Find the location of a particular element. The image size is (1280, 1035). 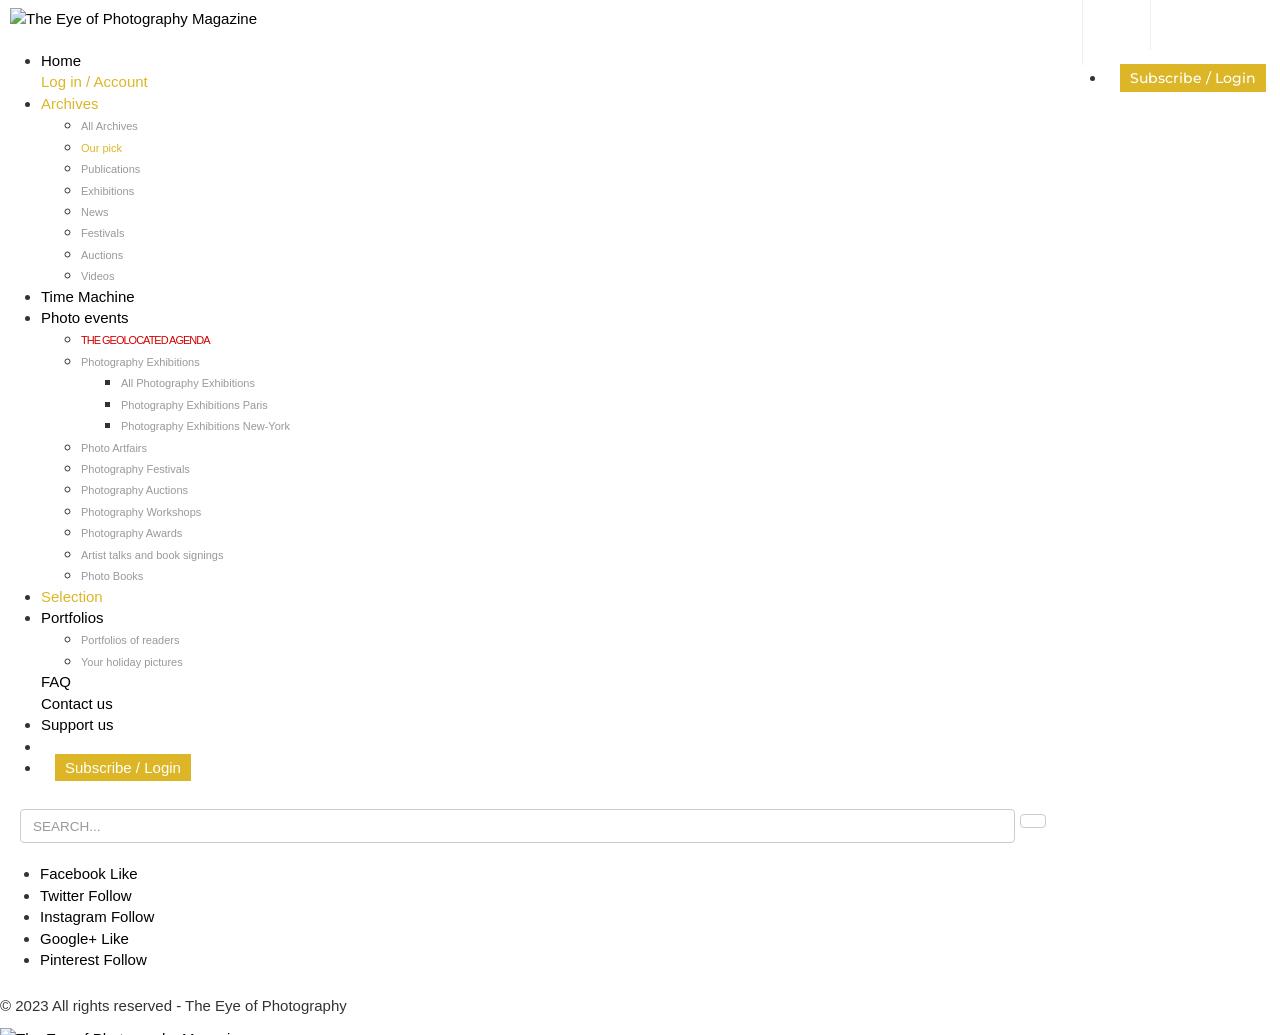

'Selection' is located at coordinates (71, 594).